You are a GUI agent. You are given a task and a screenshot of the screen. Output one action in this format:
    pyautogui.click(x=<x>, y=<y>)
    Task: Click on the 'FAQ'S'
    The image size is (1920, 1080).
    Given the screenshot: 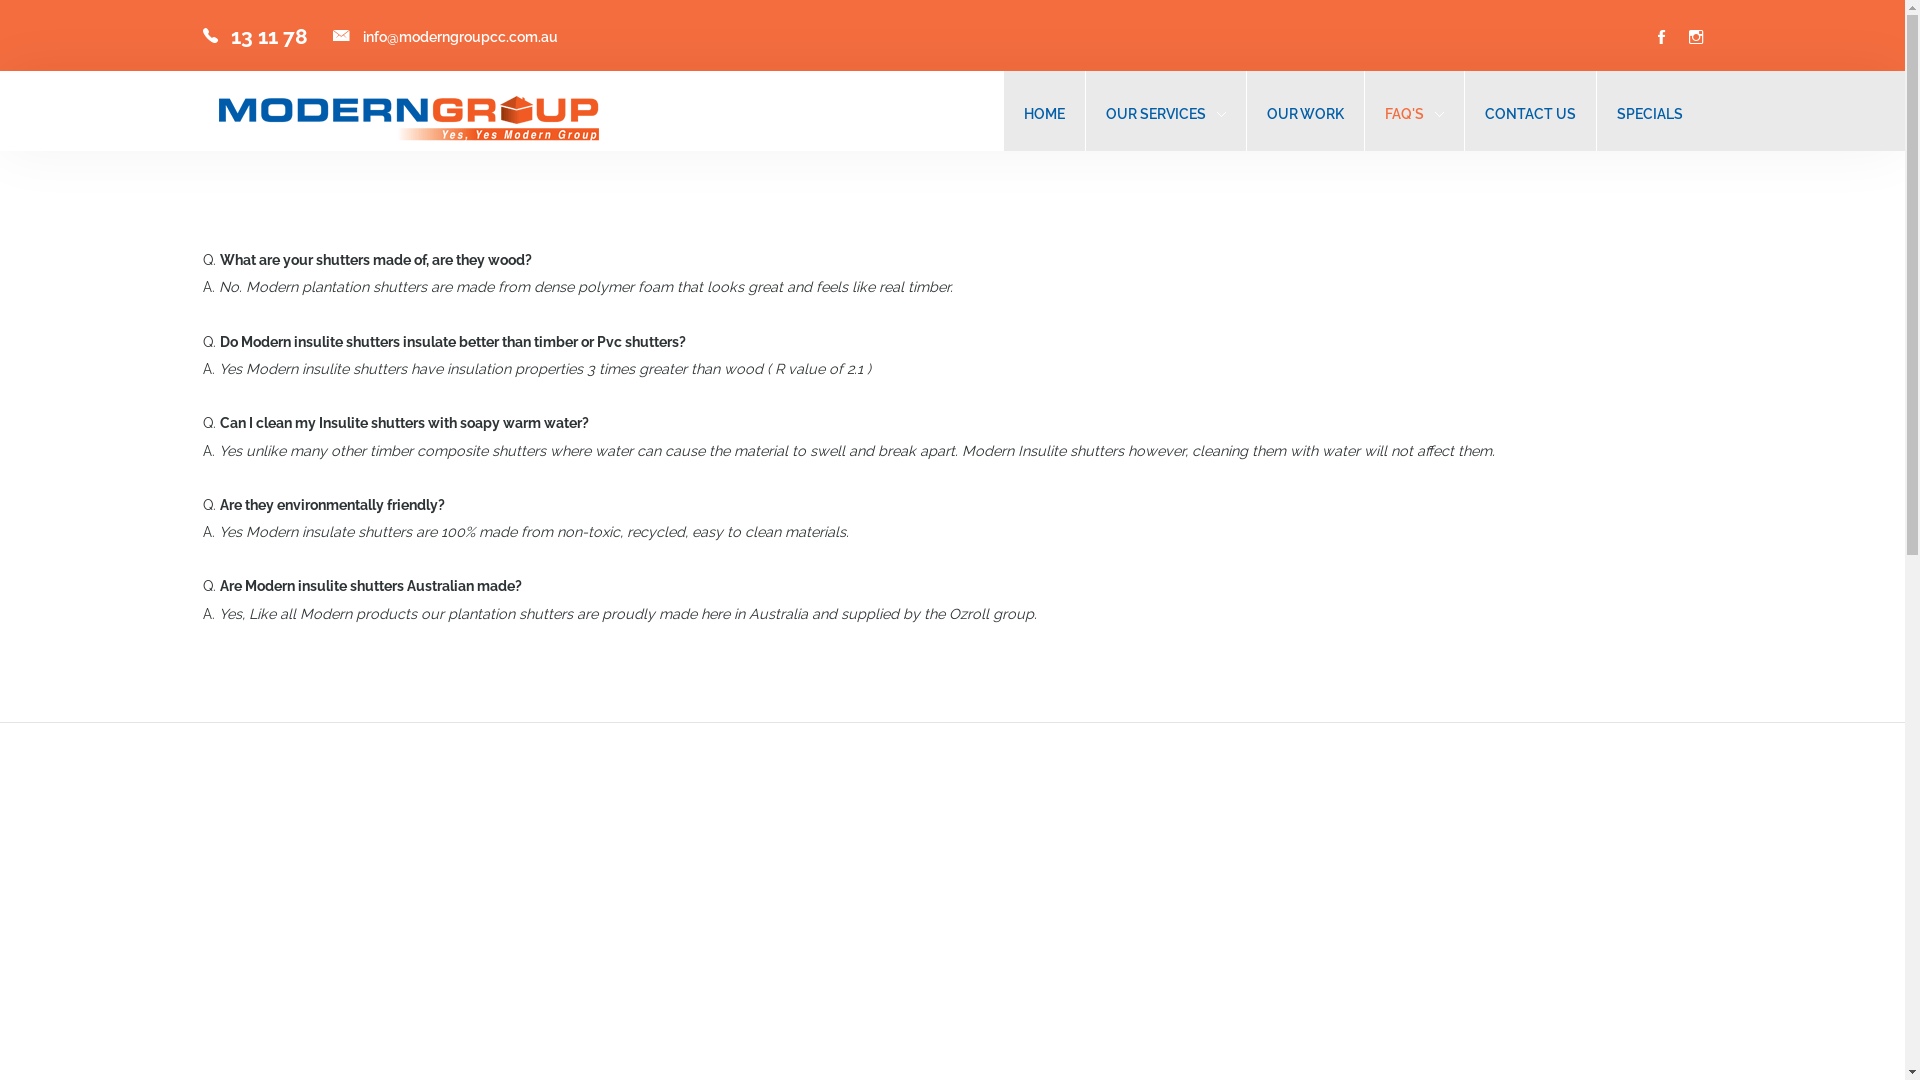 What is the action you would take?
    pyautogui.click(x=1382, y=113)
    